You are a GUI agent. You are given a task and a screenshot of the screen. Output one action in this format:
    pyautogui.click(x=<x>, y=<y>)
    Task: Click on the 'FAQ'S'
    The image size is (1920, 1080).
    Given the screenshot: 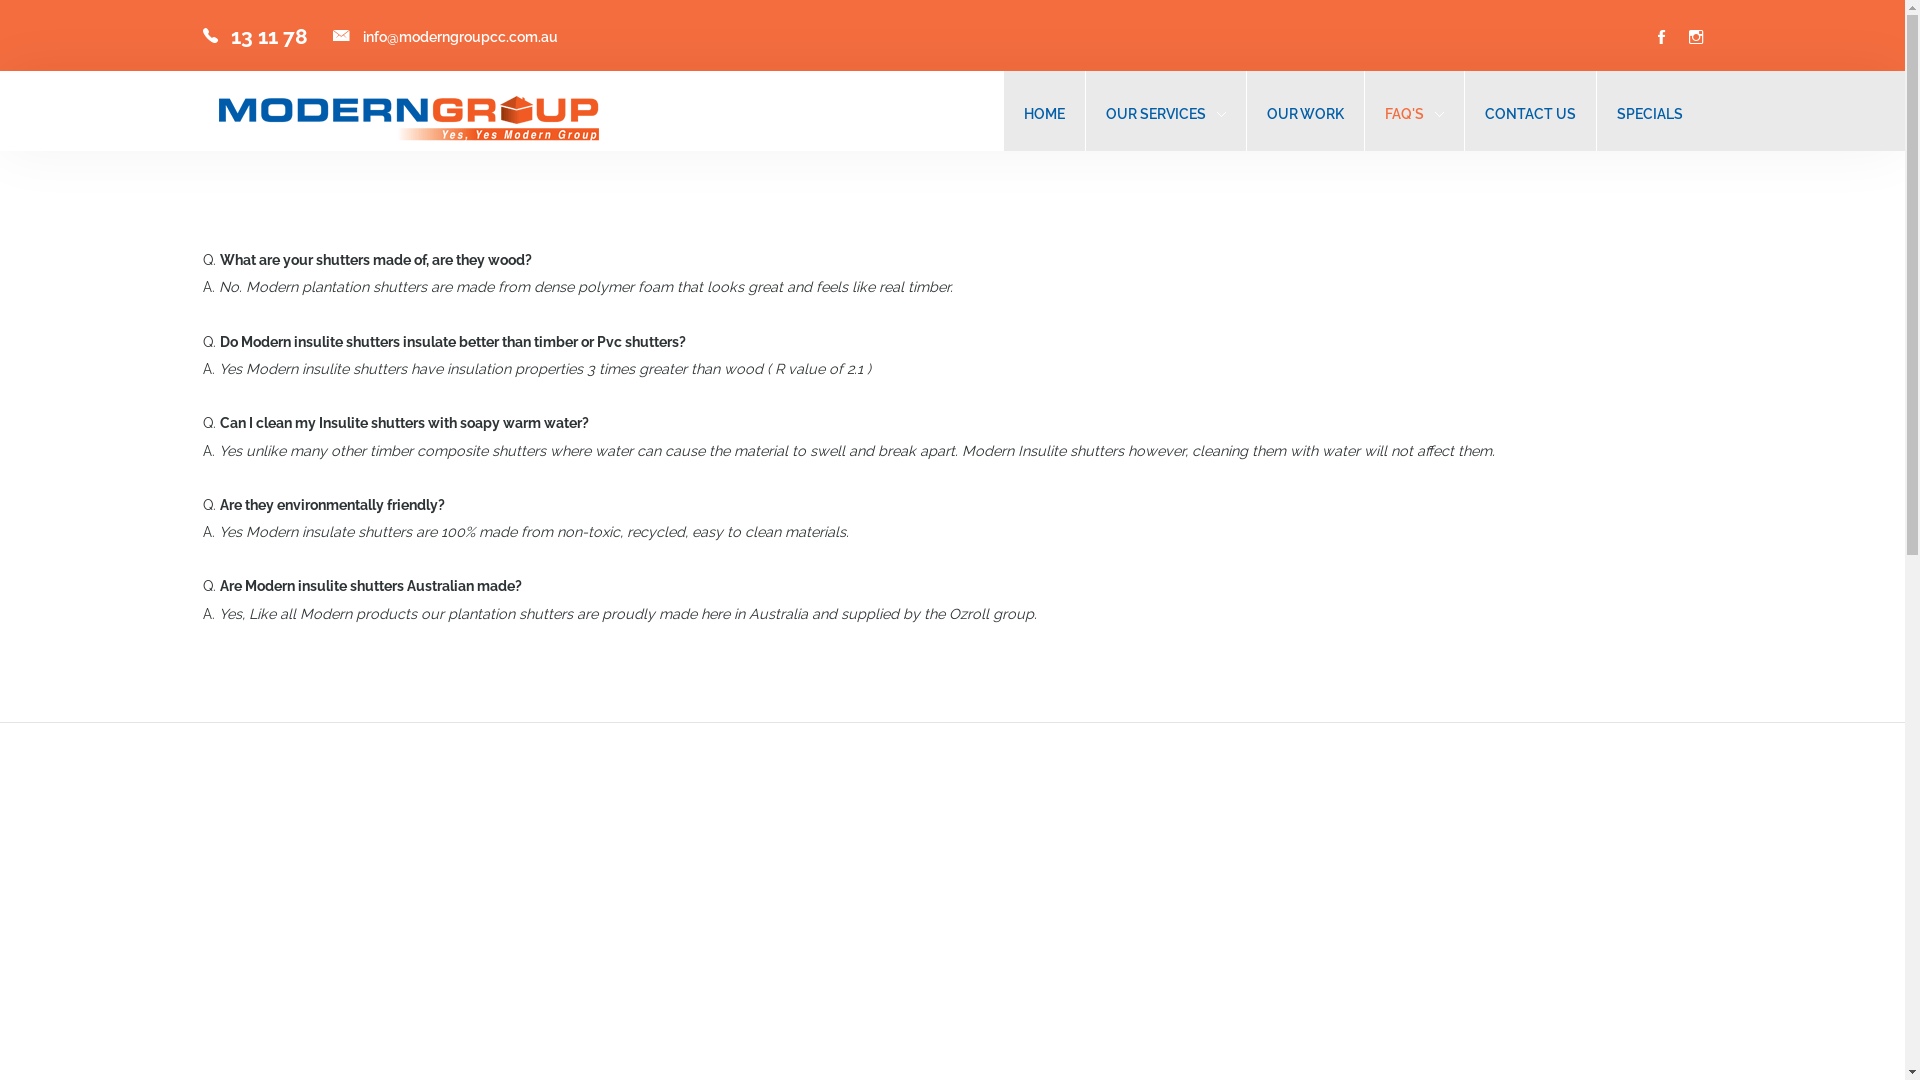 What is the action you would take?
    pyautogui.click(x=1382, y=113)
    